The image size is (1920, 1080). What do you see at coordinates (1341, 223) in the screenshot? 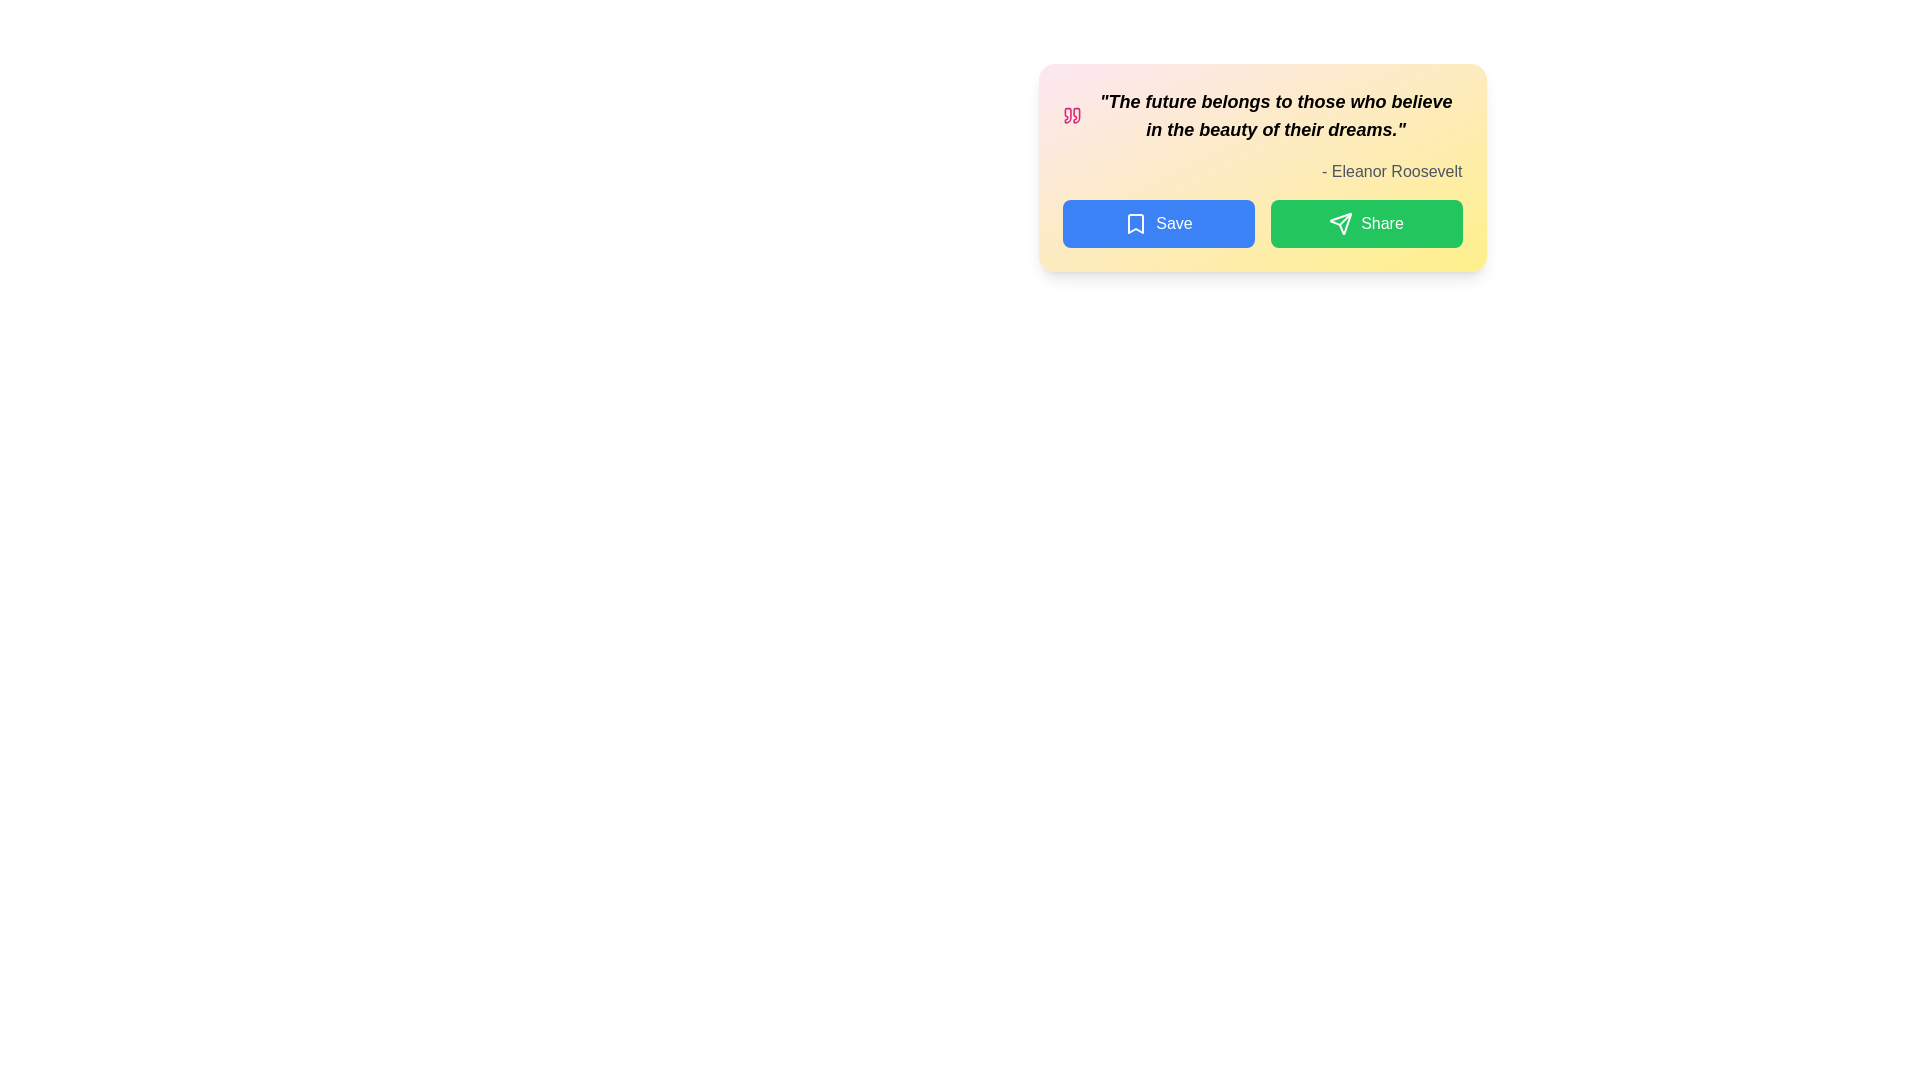
I see `the 'send' or 'share' SVG icon located to the left of the 'Share' button's text label` at bounding box center [1341, 223].